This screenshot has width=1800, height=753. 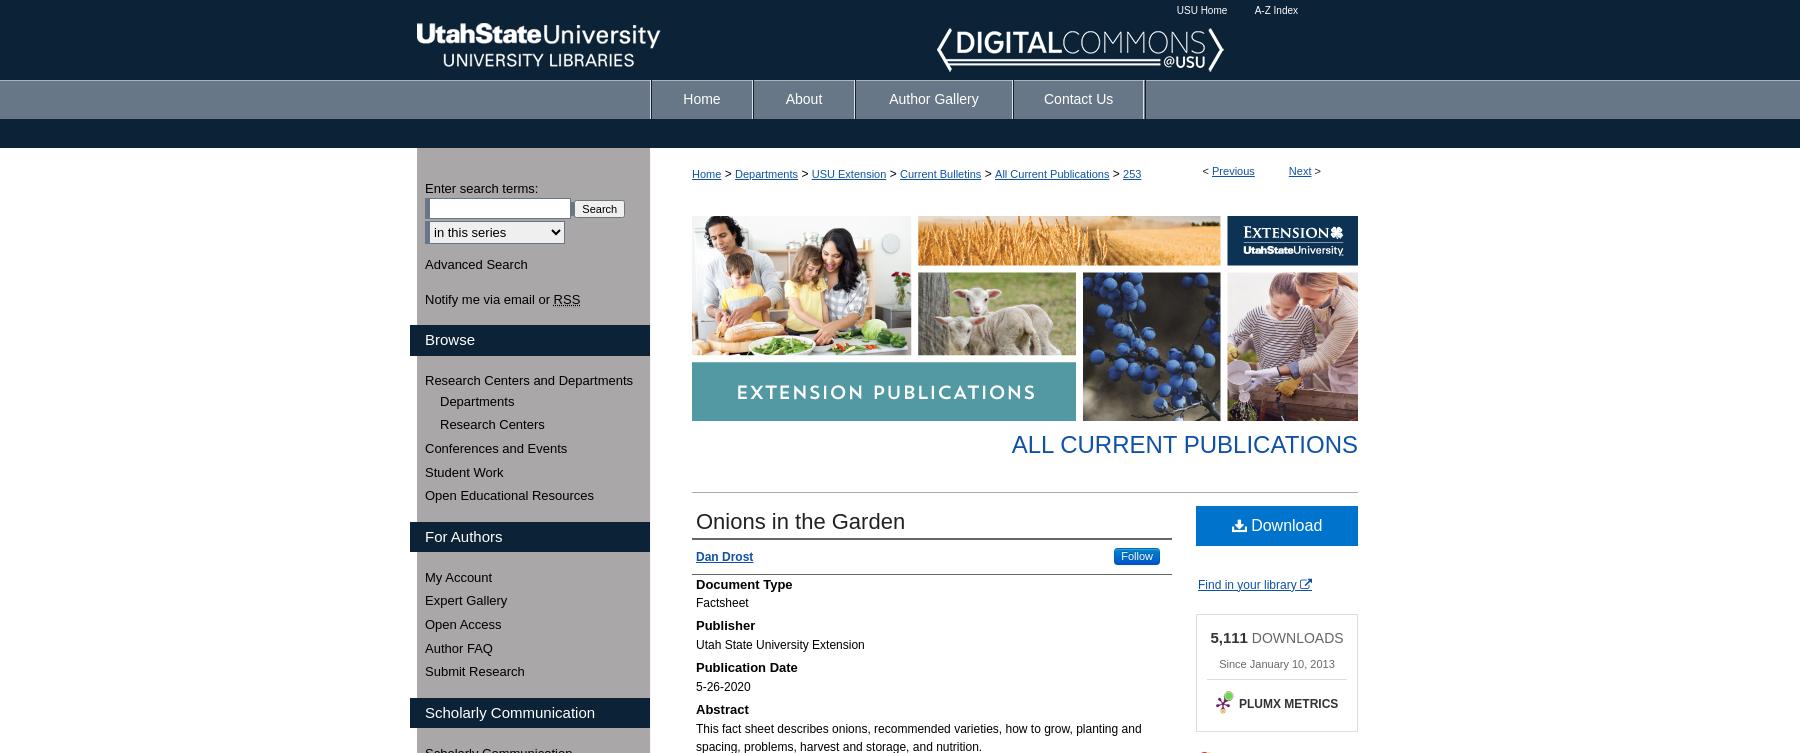 What do you see at coordinates (490, 423) in the screenshot?
I see `'Research Centers'` at bounding box center [490, 423].